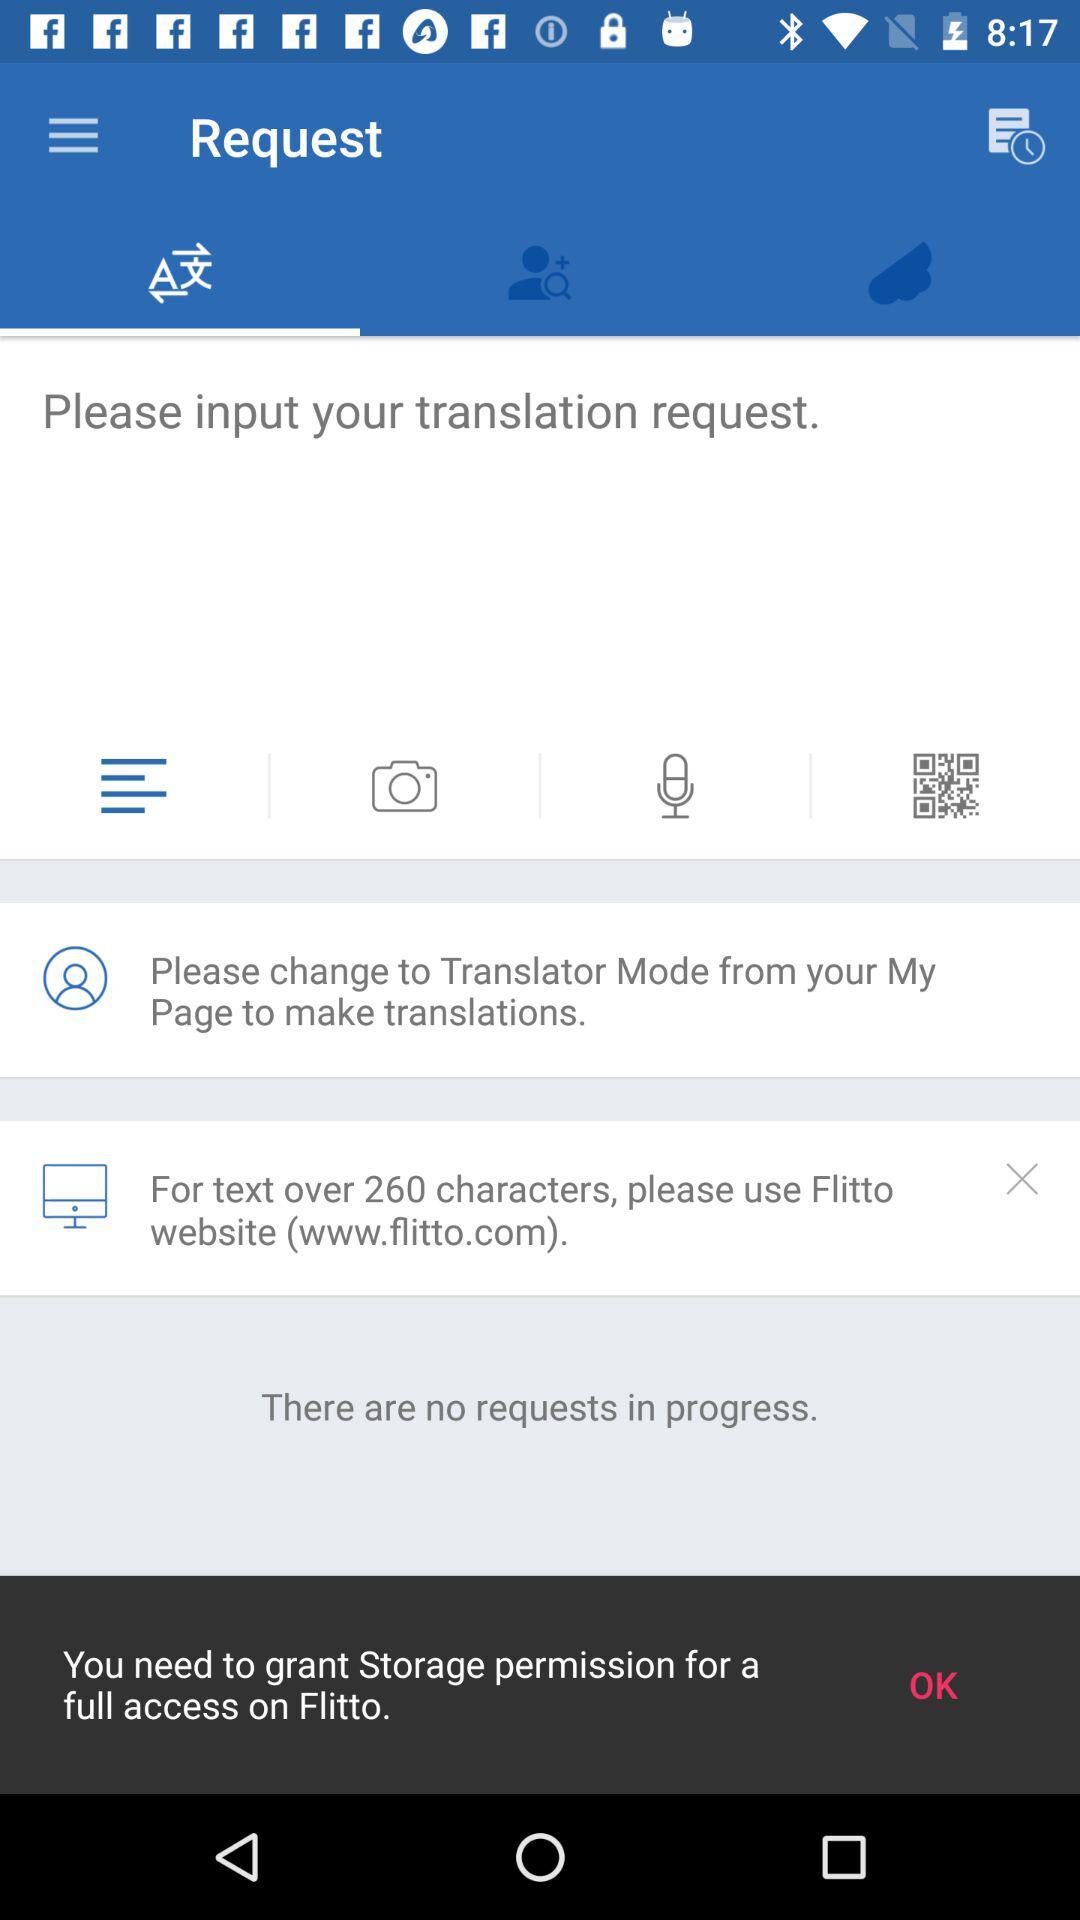  I want to click on the ok at the bottom right corner, so click(933, 1683).